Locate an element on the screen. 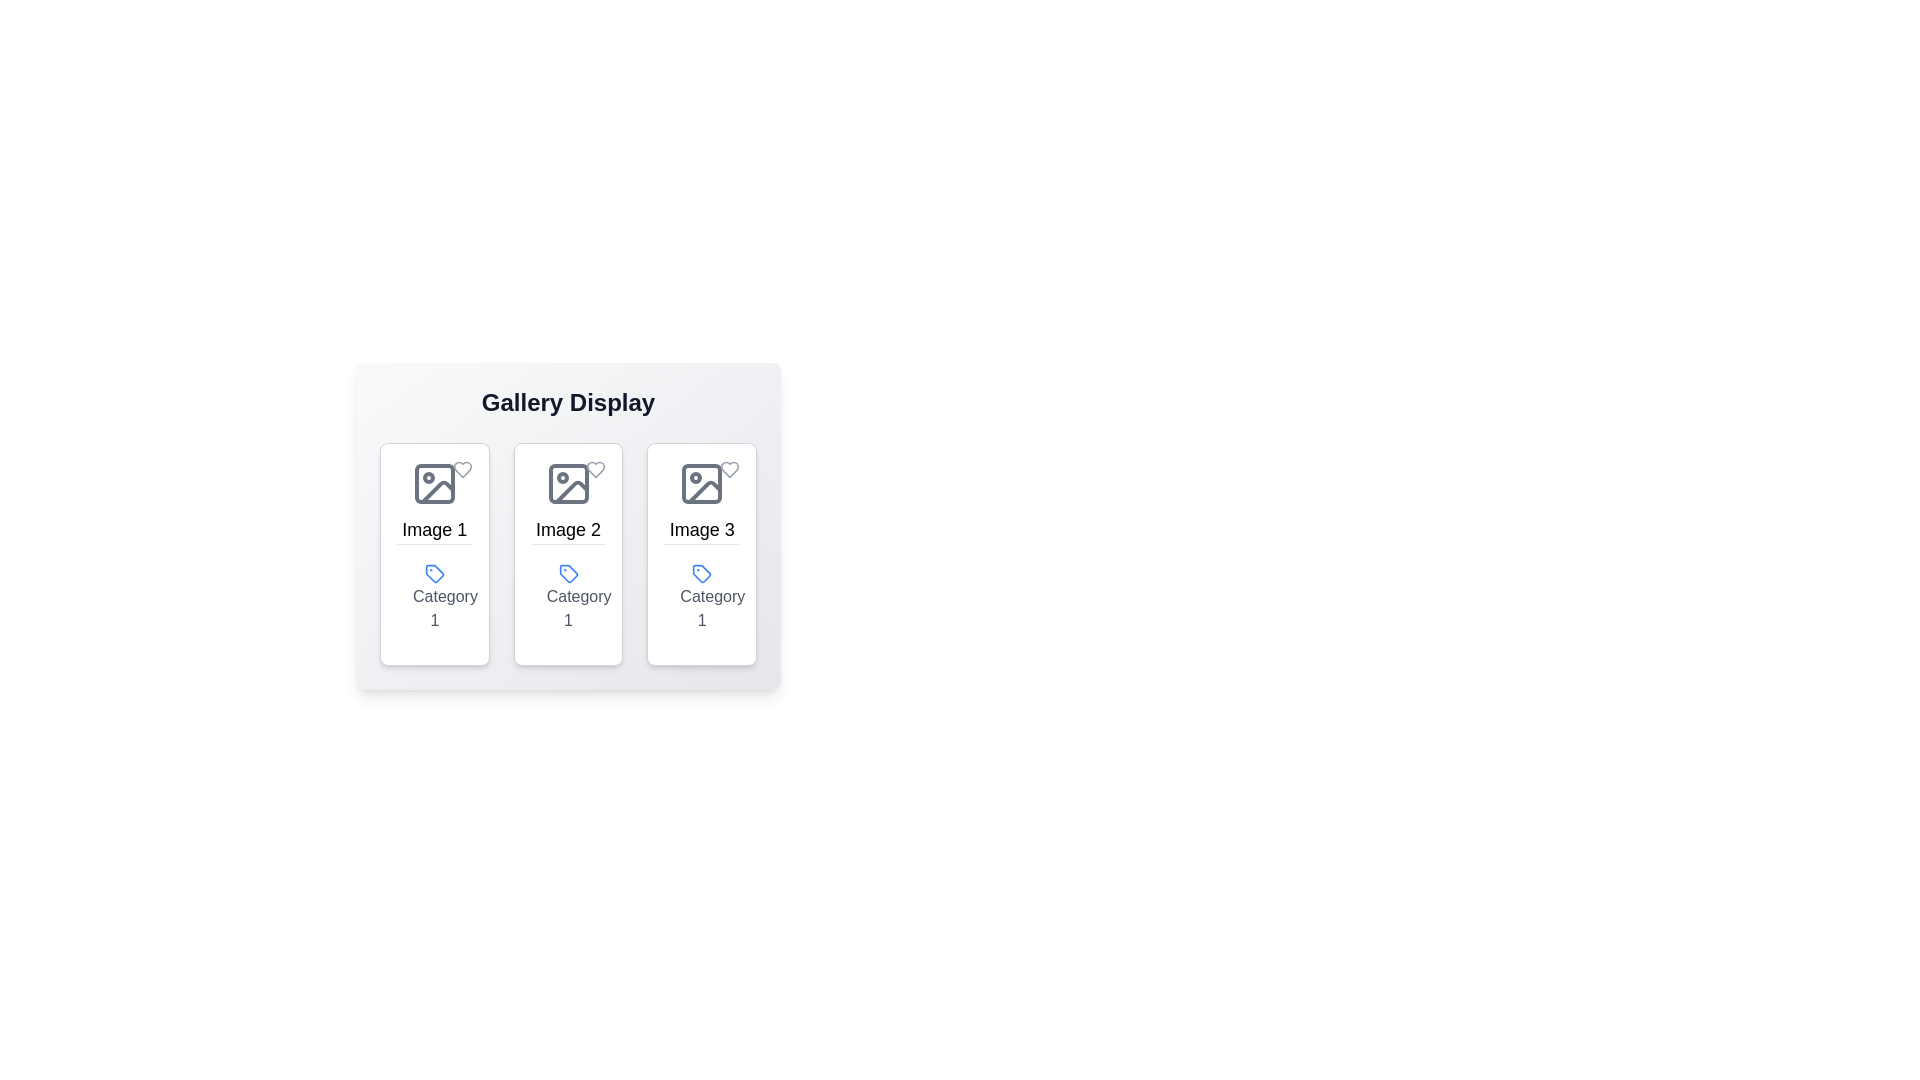 Image resolution: width=1920 pixels, height=1080 pixels. the Text with Icon element located at the bottom of the third card, beneath the image icon and title 'Image 3' is located at coordinates (702, 595).